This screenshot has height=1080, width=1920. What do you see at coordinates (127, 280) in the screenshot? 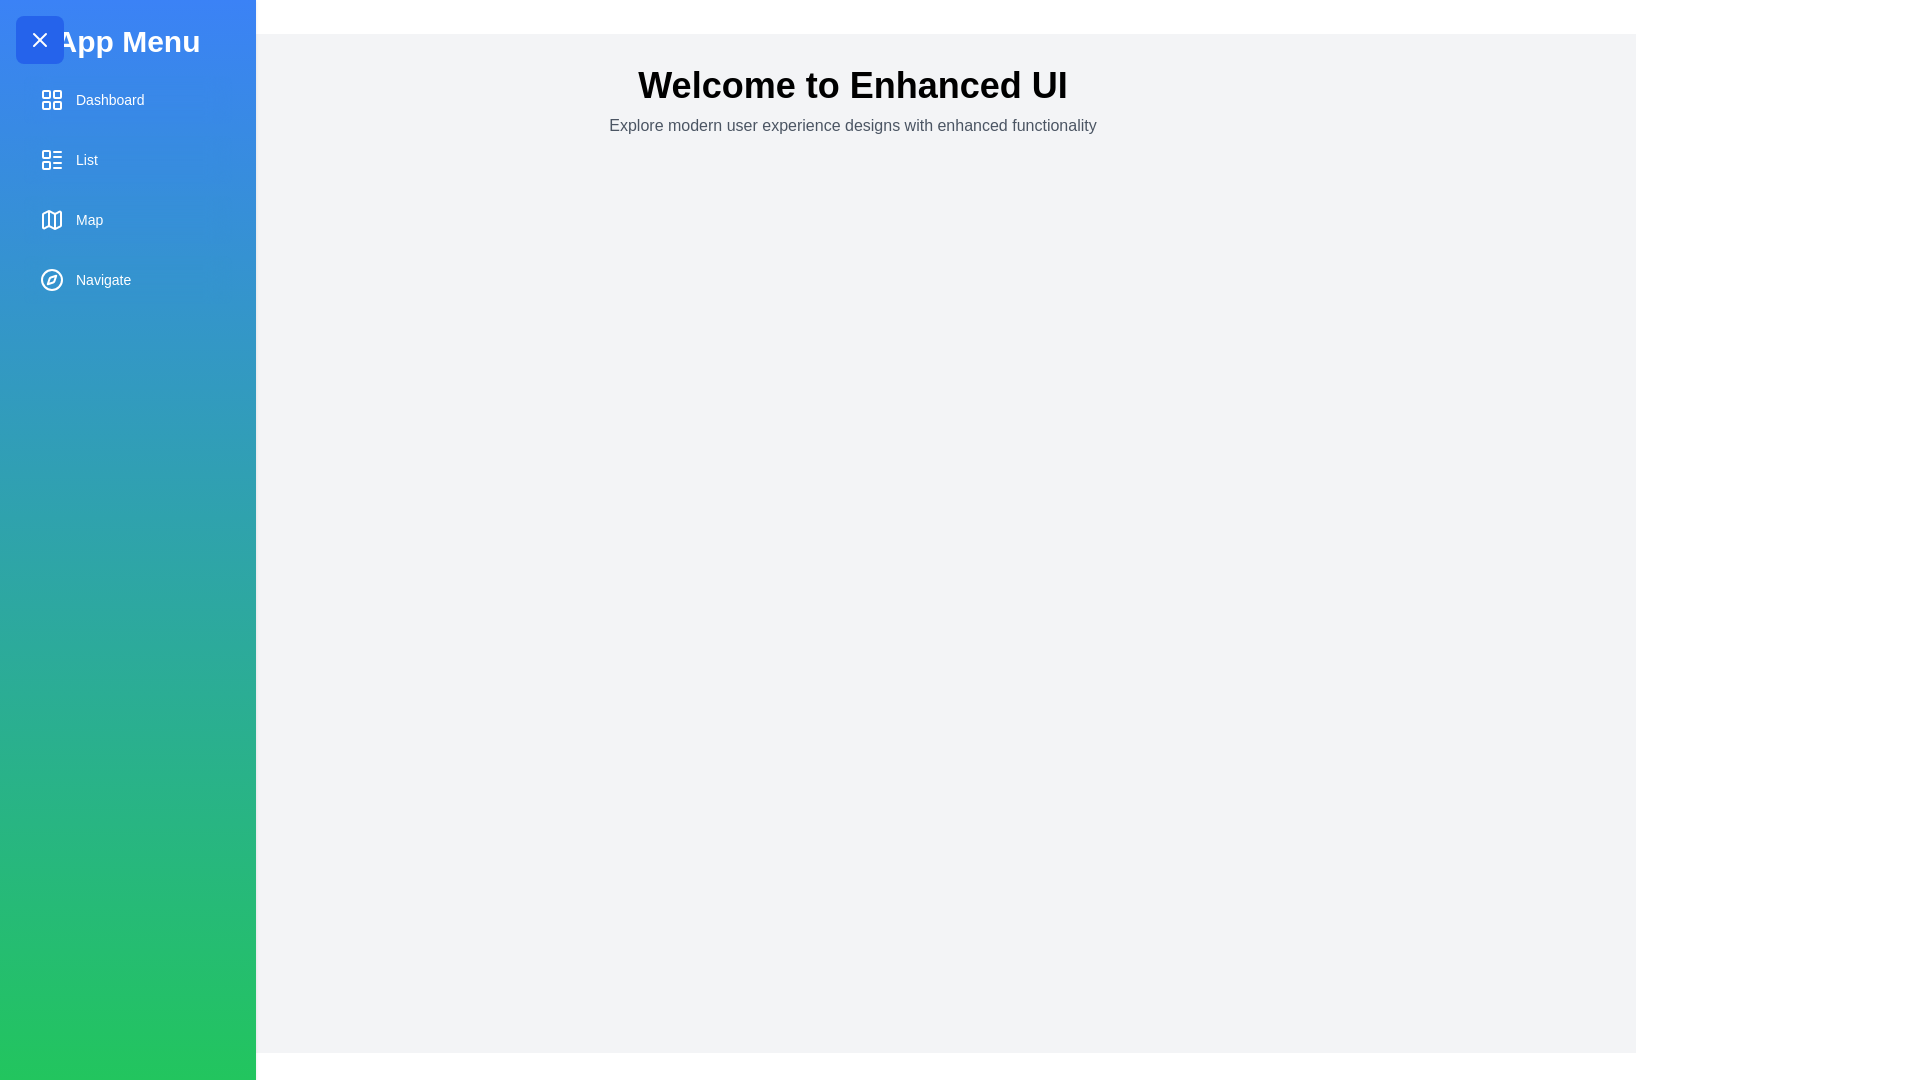
I see `the menu item labeled Navigate` at bounding box center [127, 280].